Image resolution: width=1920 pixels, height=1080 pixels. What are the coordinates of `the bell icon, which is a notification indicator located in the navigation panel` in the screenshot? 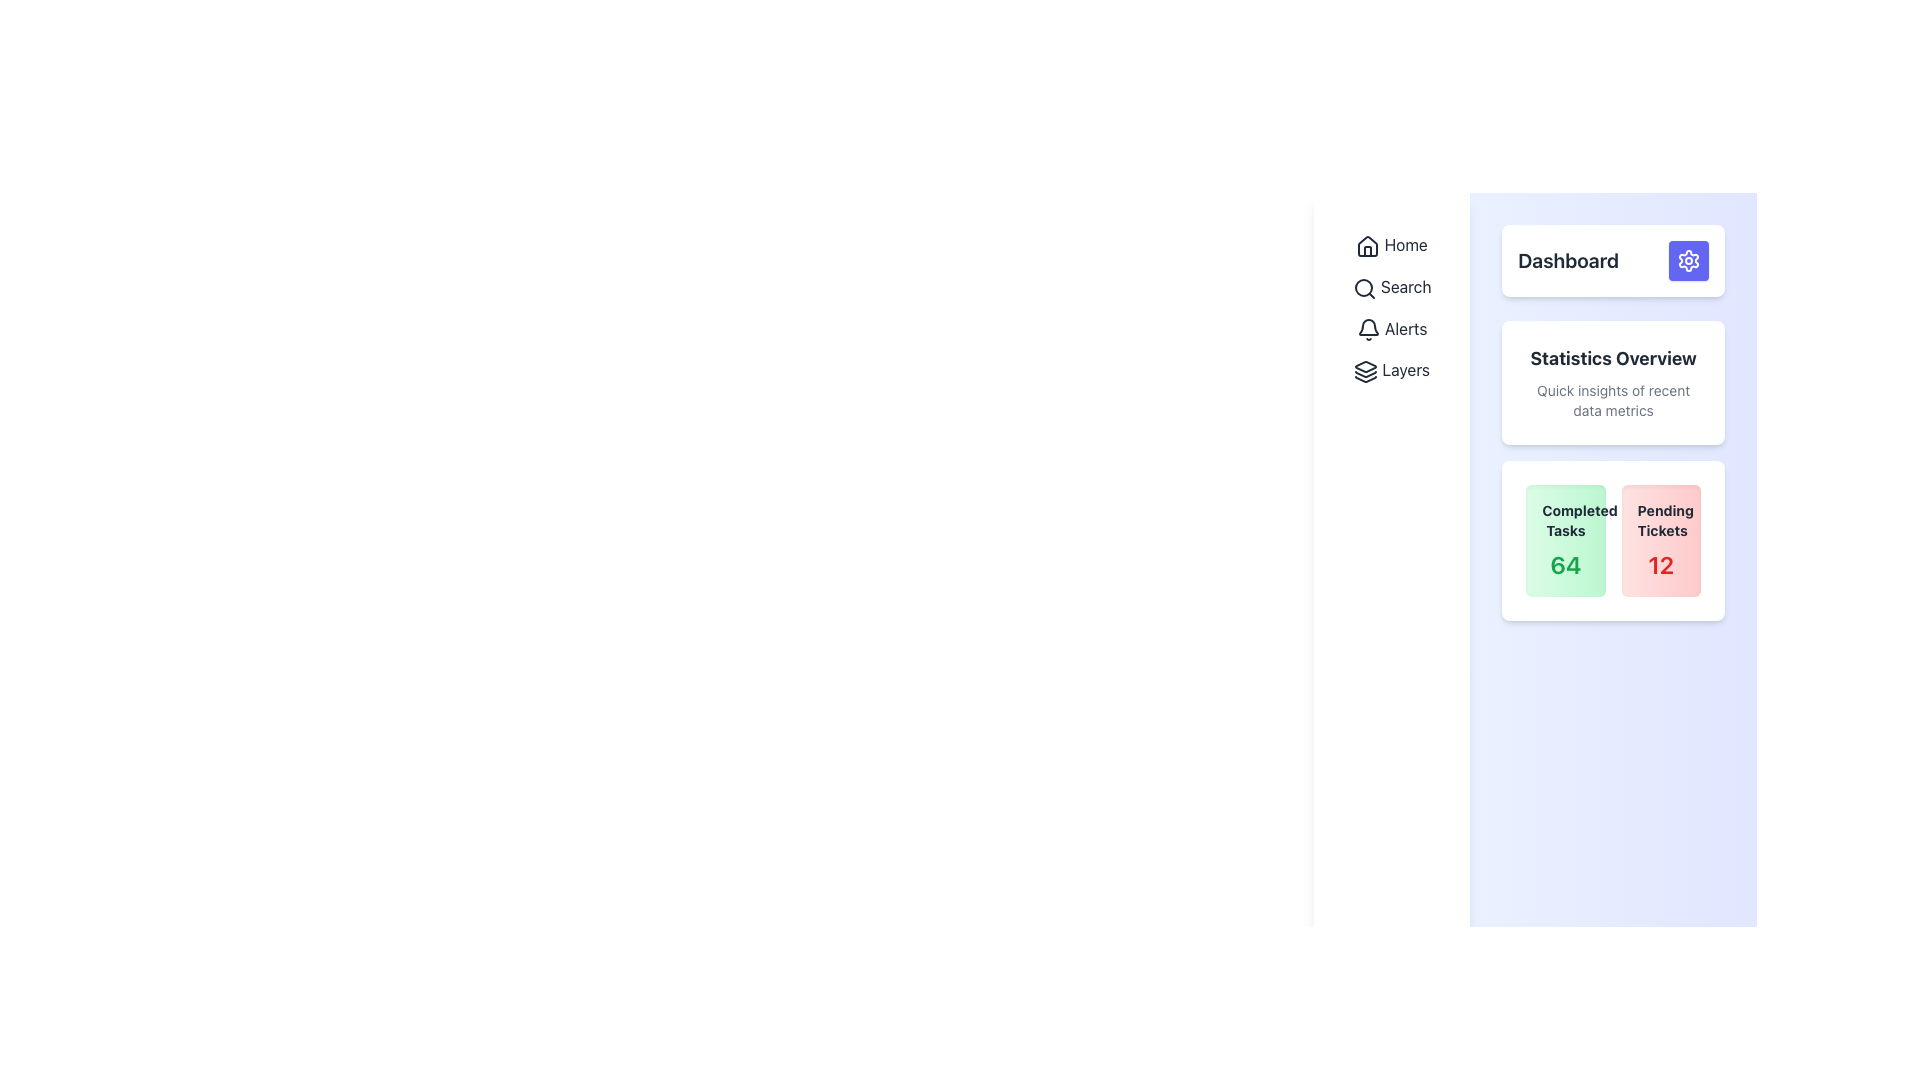 It's located at (1367, 329).